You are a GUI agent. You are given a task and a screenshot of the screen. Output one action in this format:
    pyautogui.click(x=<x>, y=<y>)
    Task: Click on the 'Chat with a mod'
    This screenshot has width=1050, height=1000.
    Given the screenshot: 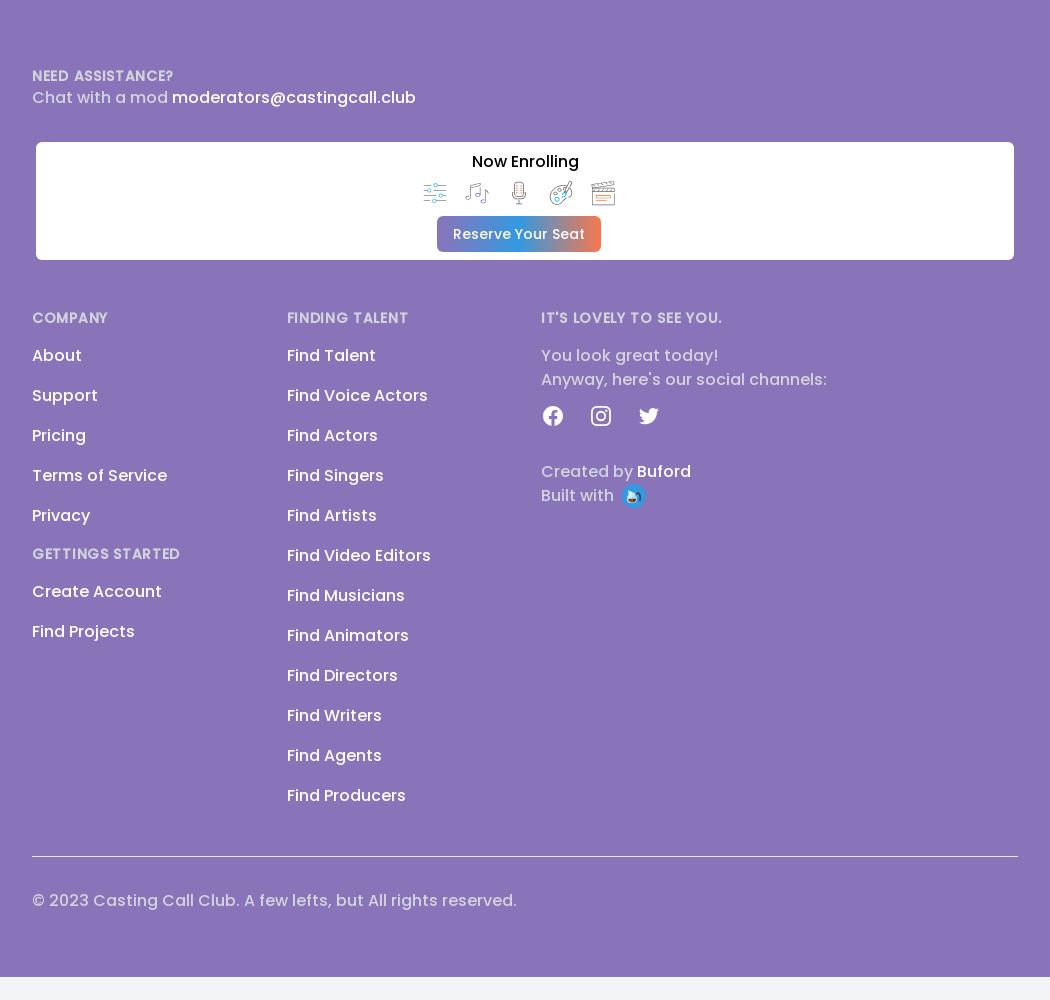 What is the action you would take?
    pyautogui.click(x=101, y=96)
    